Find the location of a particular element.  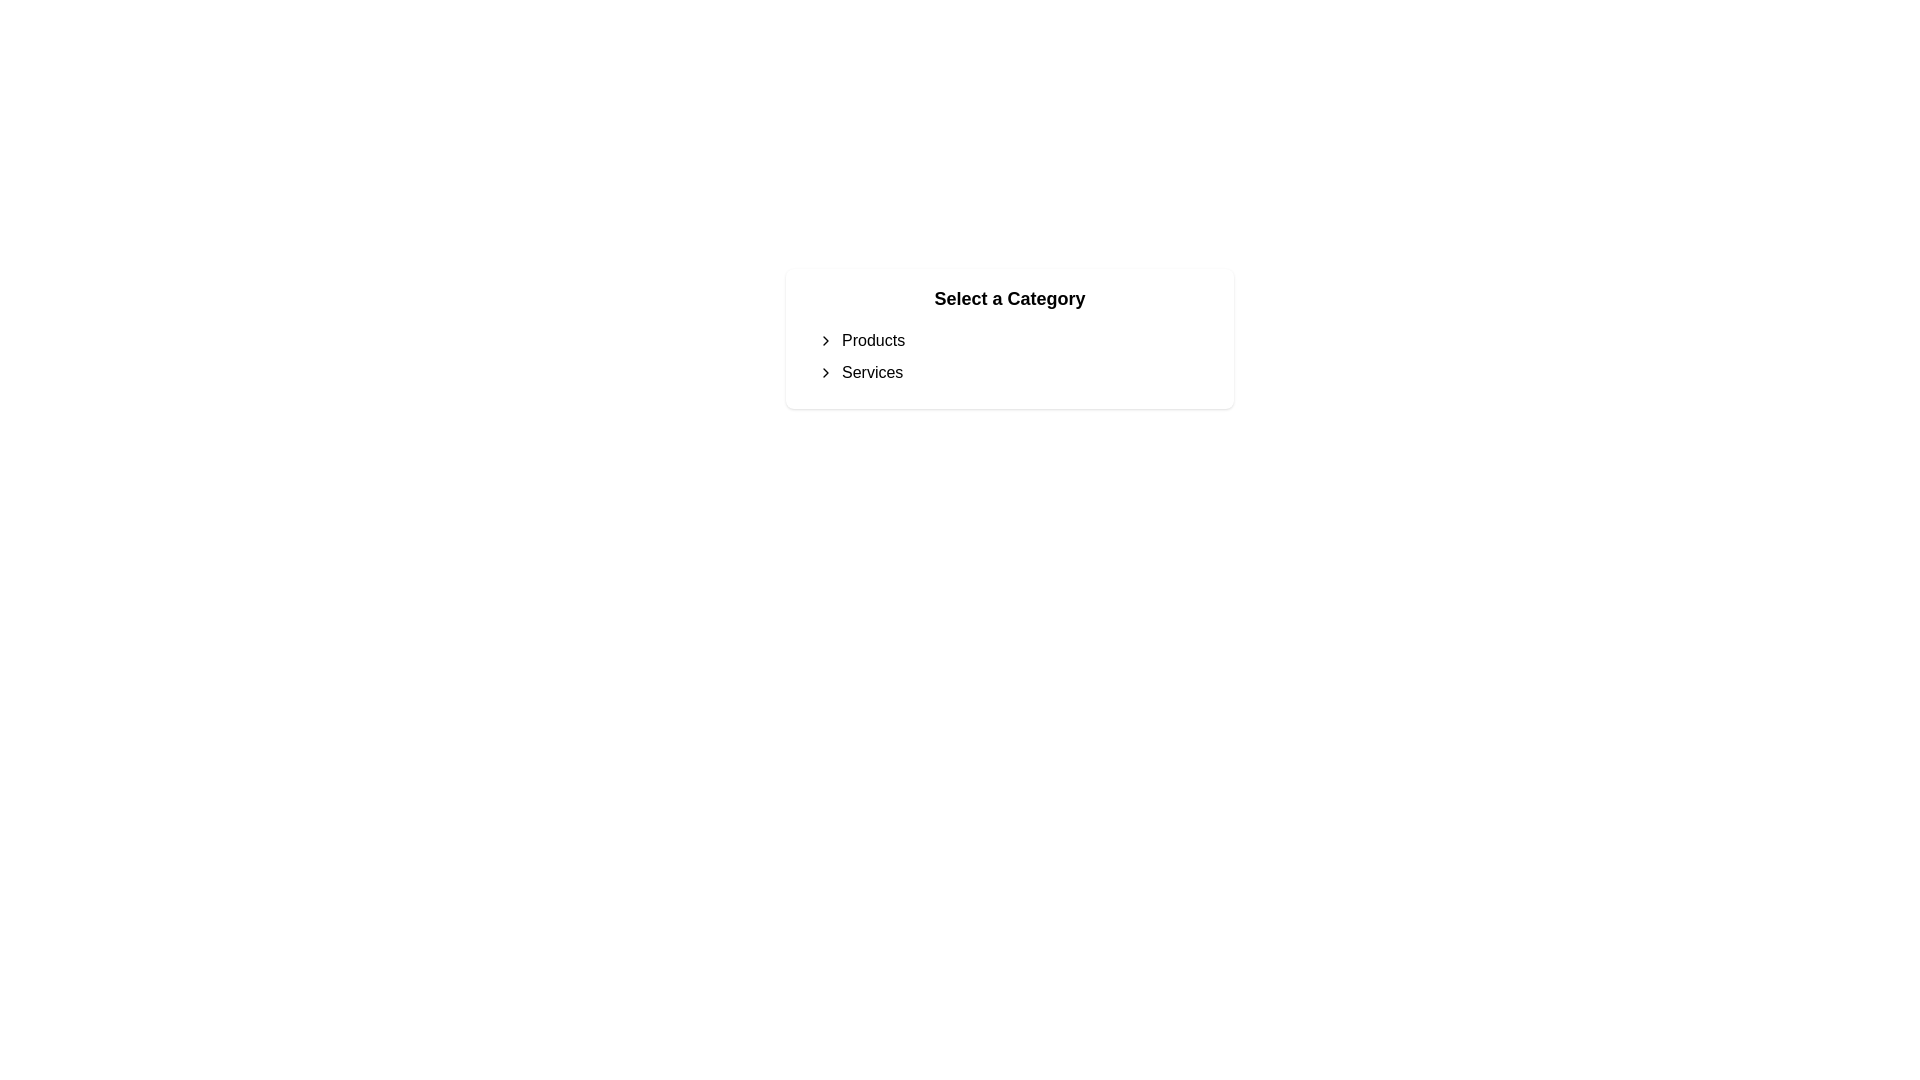

the right-pointing chevron arrow icon next to the 'Services' label to trigger the tooltip or highlight effect is located at coordinates (825, 373).